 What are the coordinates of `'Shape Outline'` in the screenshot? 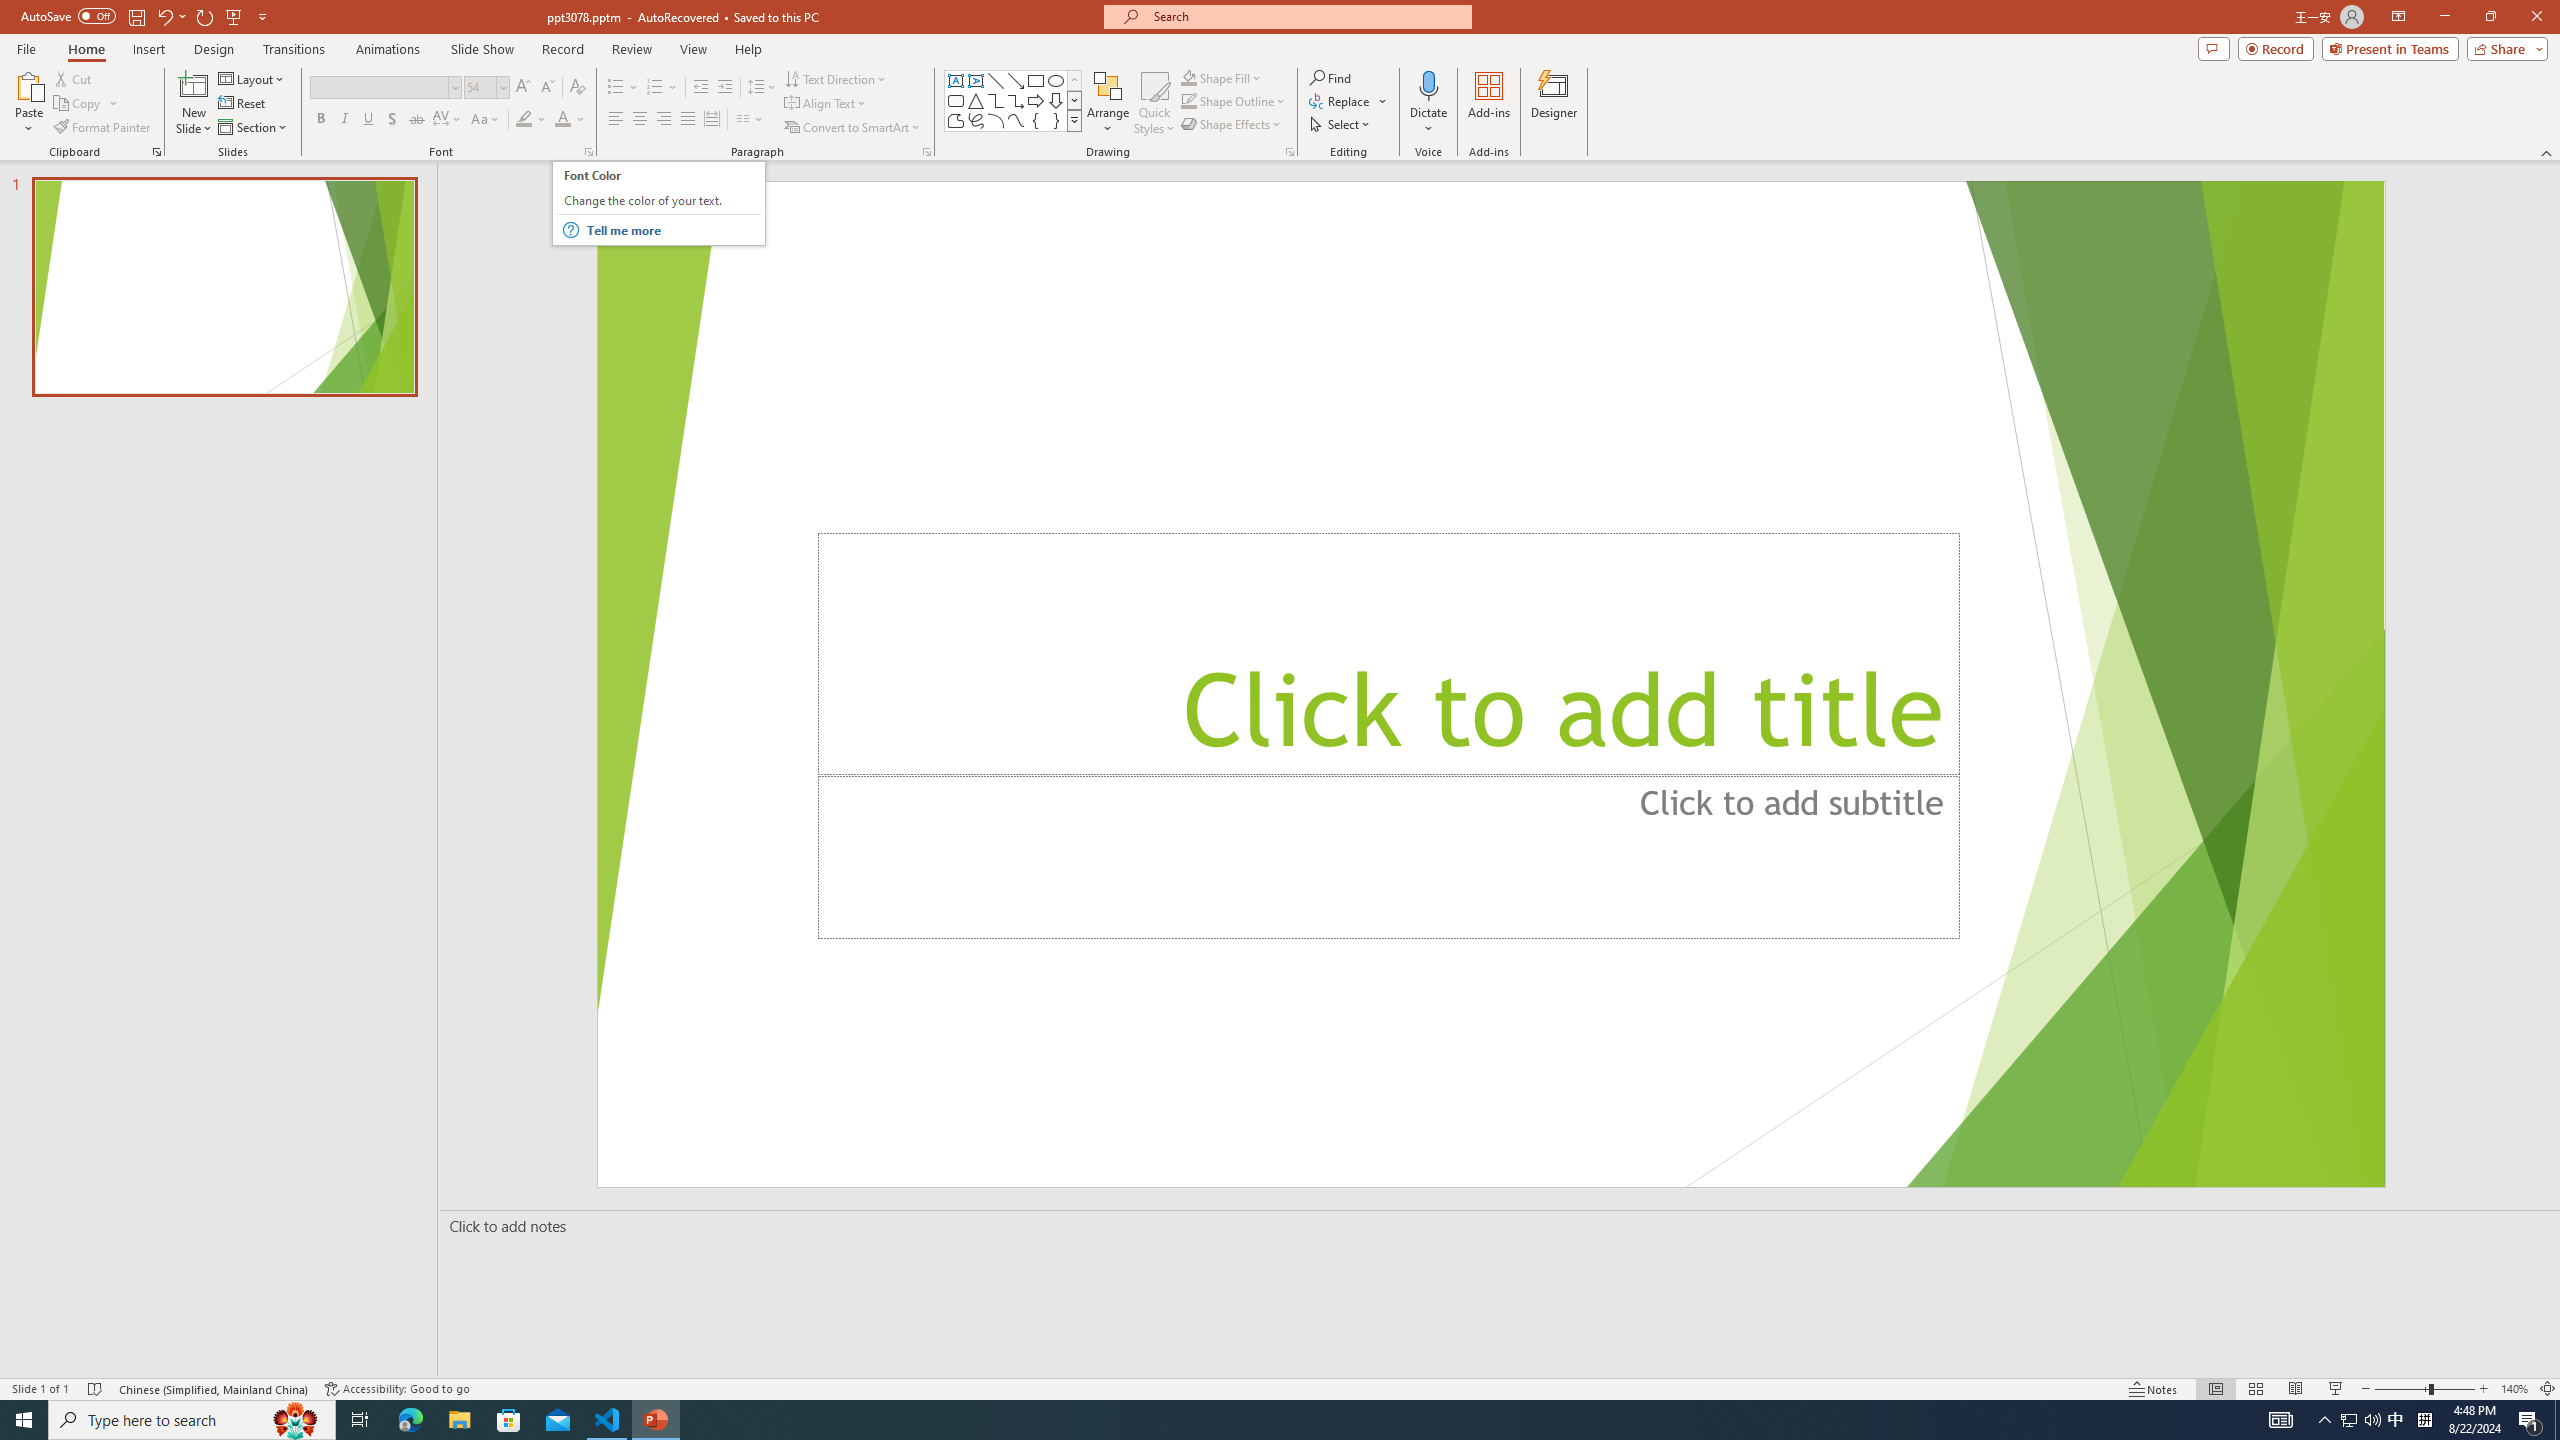 It's located at (1232, 99).